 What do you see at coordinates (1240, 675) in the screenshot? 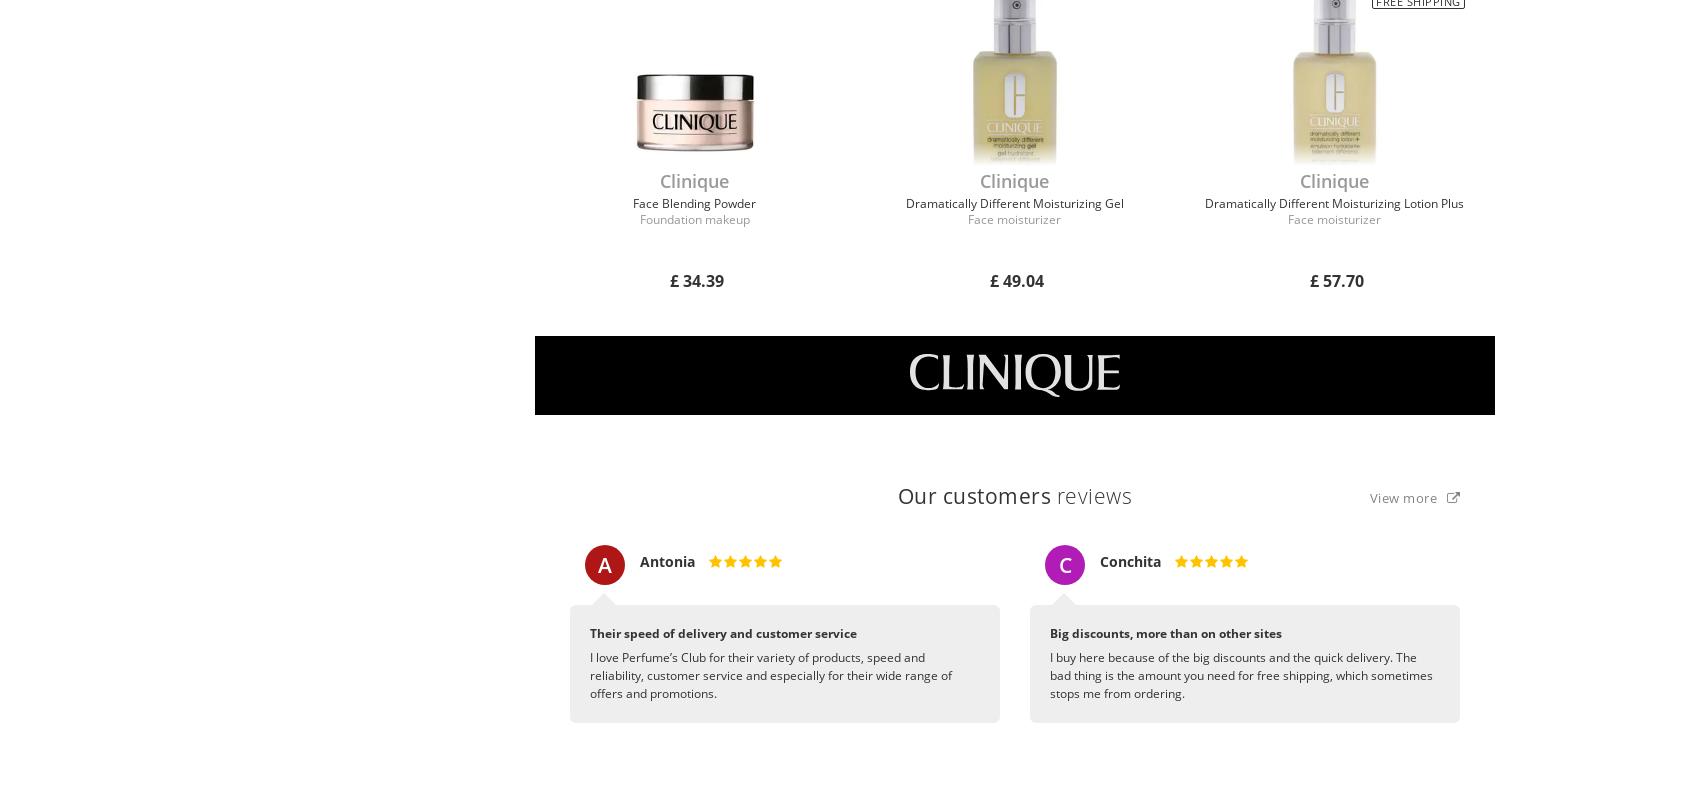
I see `'I buy here because of the big discounts and the quick delivery. The bad thing is the amount you need for free shipping, which sometimes stops me from ordering.'` at bounding box center [1240, 675].